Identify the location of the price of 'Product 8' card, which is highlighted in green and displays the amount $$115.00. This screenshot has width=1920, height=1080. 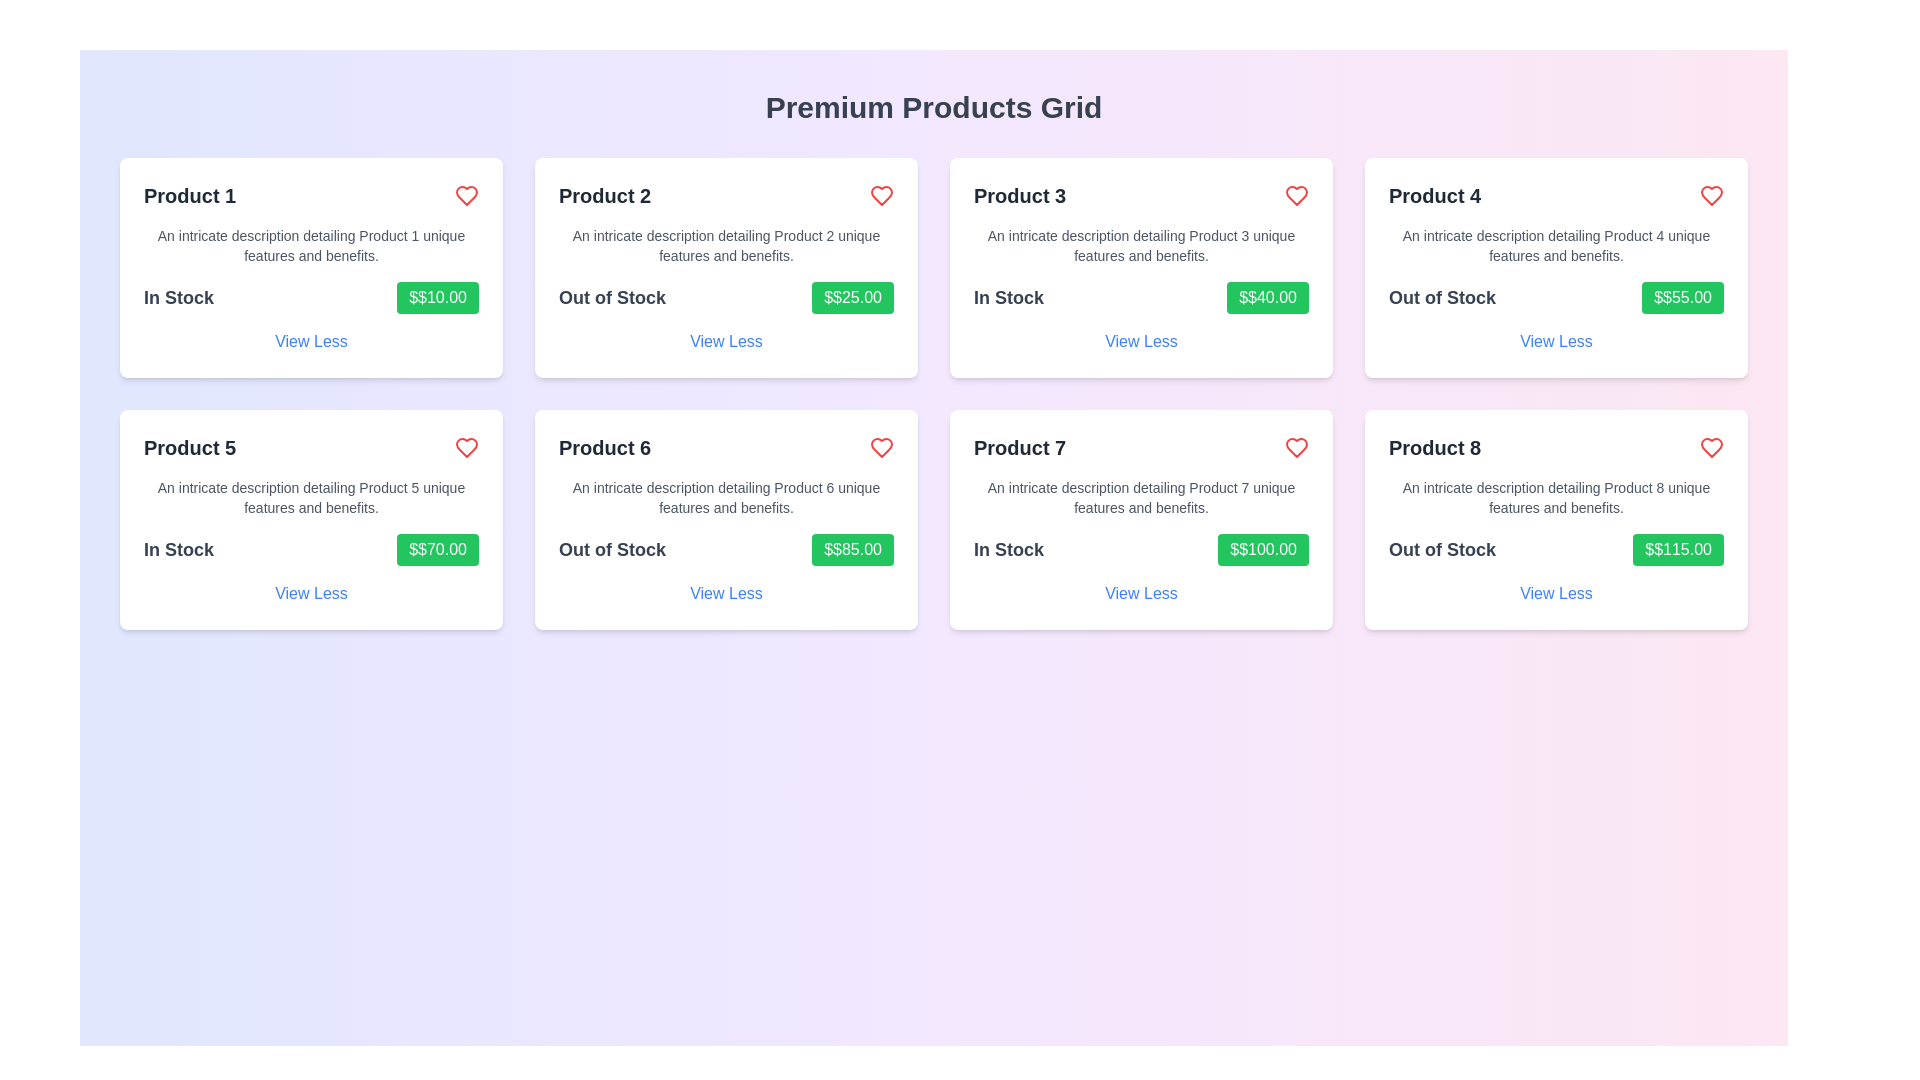
(1555, 519).